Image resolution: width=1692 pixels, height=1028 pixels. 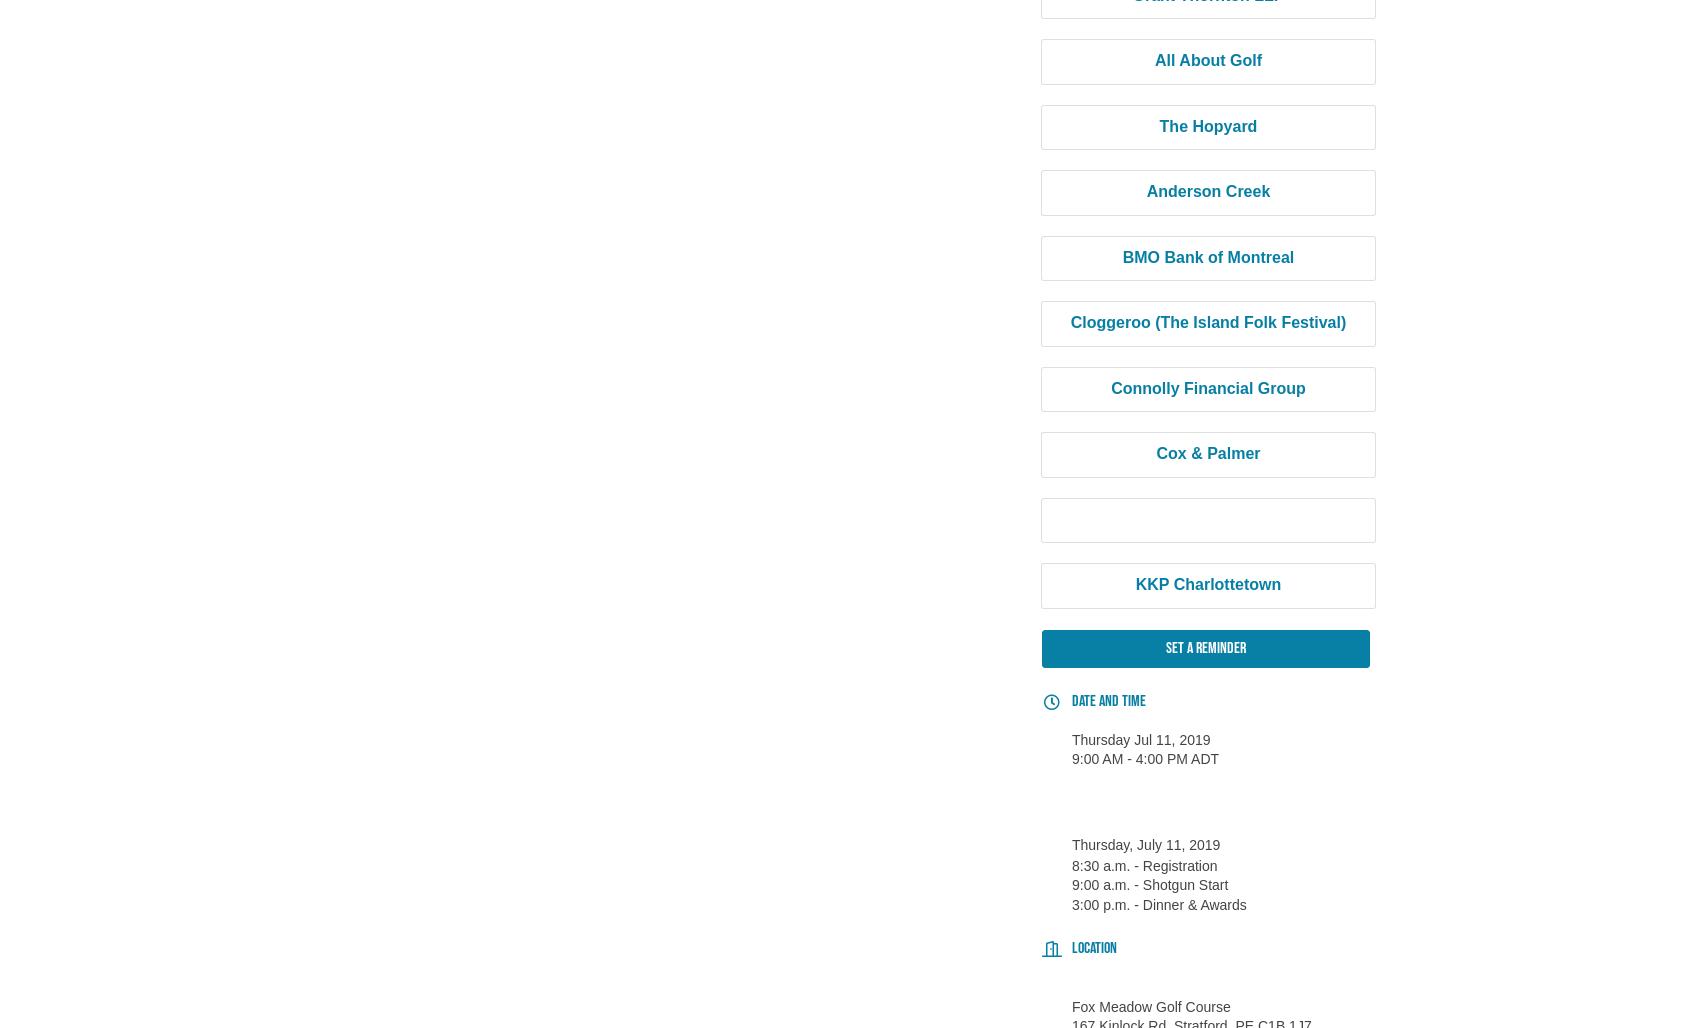 What do you see at coordinates (1072, 700) in the screenshot?
I see `'Date and Time'` at bounding box center [1072, 700].